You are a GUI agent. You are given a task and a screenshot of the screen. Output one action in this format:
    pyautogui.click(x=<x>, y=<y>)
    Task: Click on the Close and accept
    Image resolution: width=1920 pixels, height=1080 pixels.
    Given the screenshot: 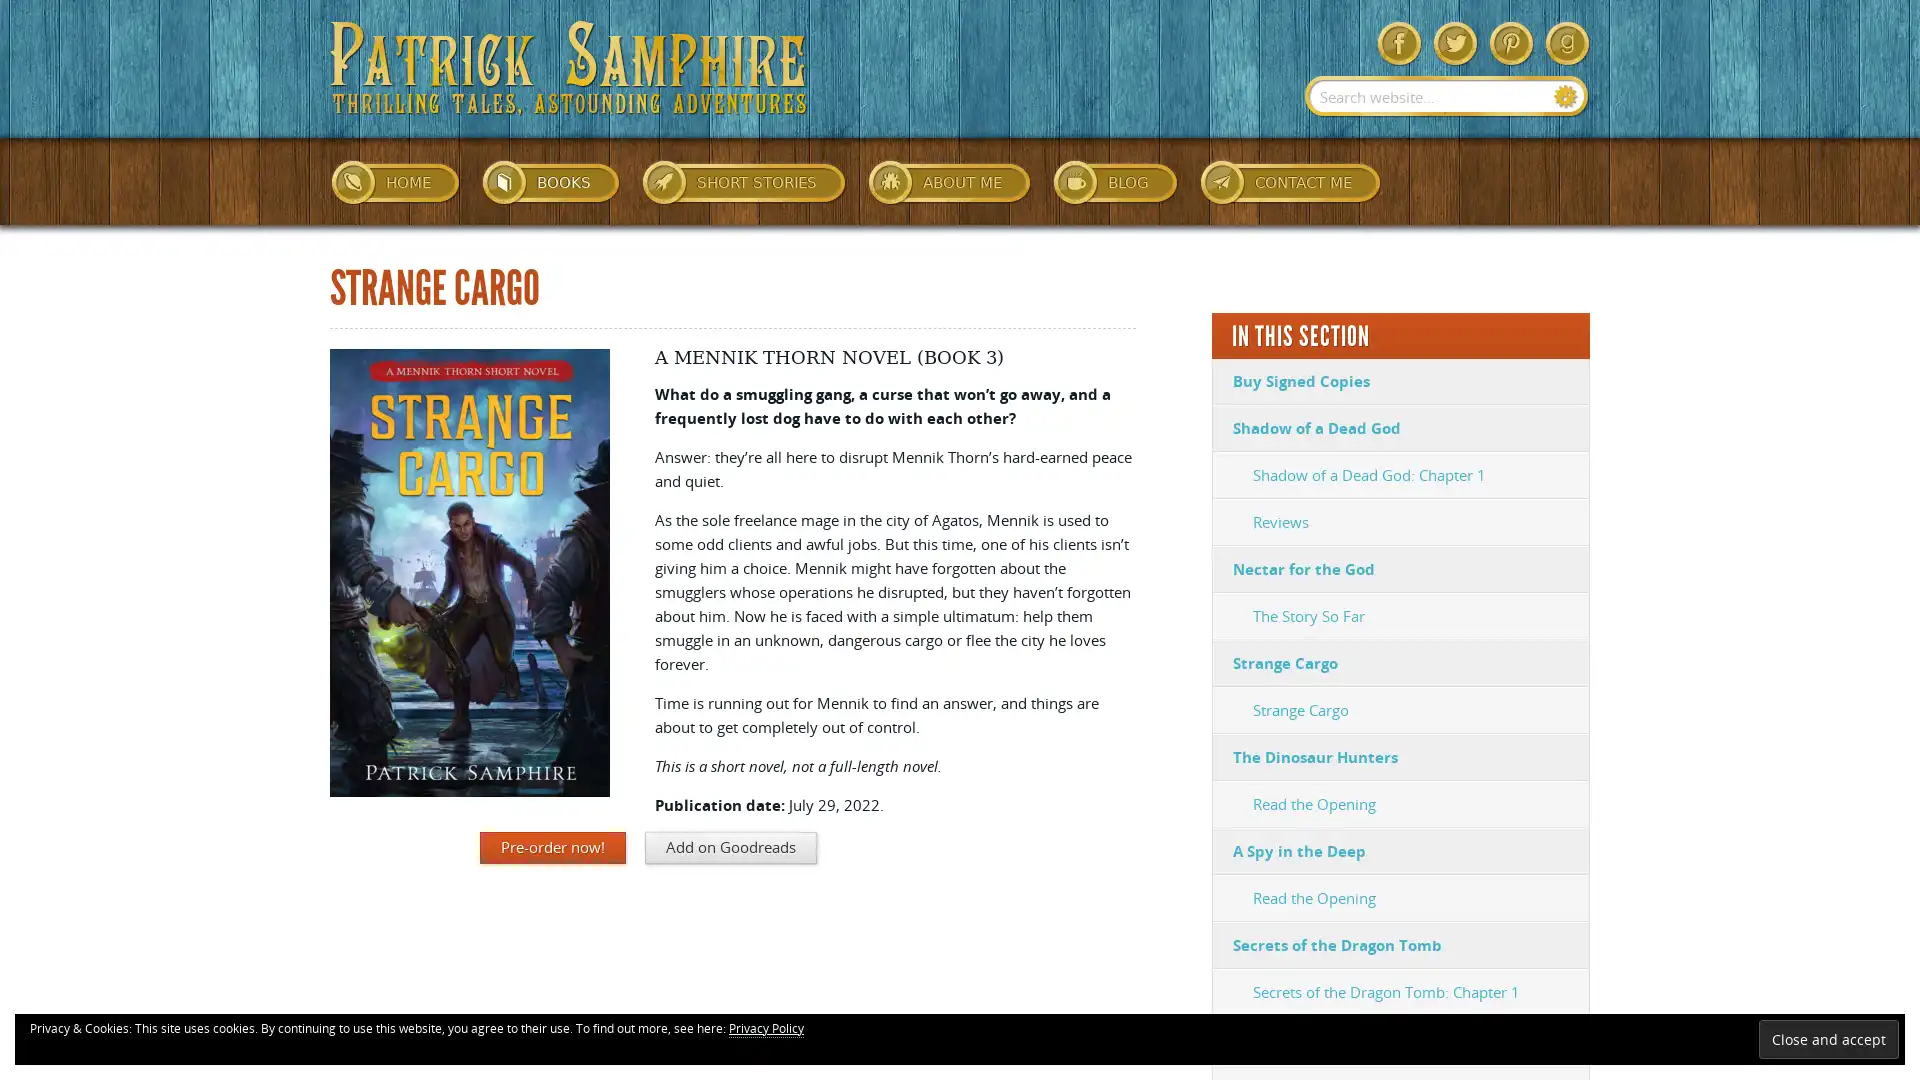 What is the action you would take?
    pyautogui.click(x=1828, y=1038)
    